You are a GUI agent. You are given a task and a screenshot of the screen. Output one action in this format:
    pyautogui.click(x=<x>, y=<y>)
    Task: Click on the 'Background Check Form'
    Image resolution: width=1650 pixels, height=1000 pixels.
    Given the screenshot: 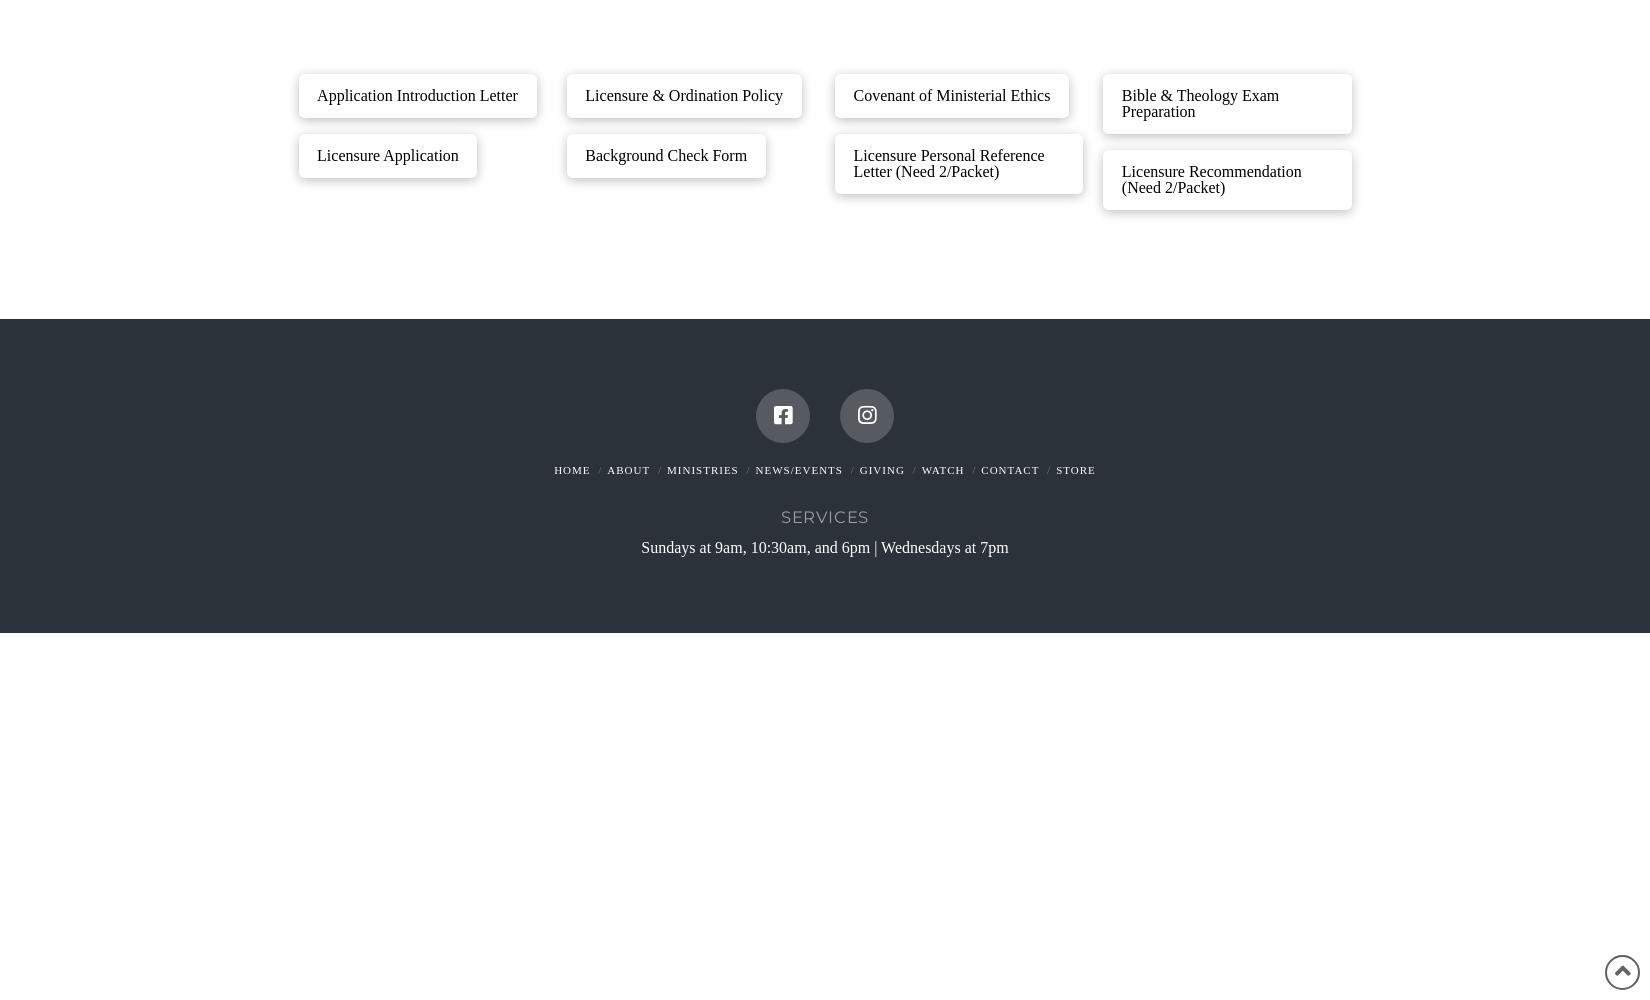 What is the action you would take?
    pyautogui.click(x=664, y=155)
    